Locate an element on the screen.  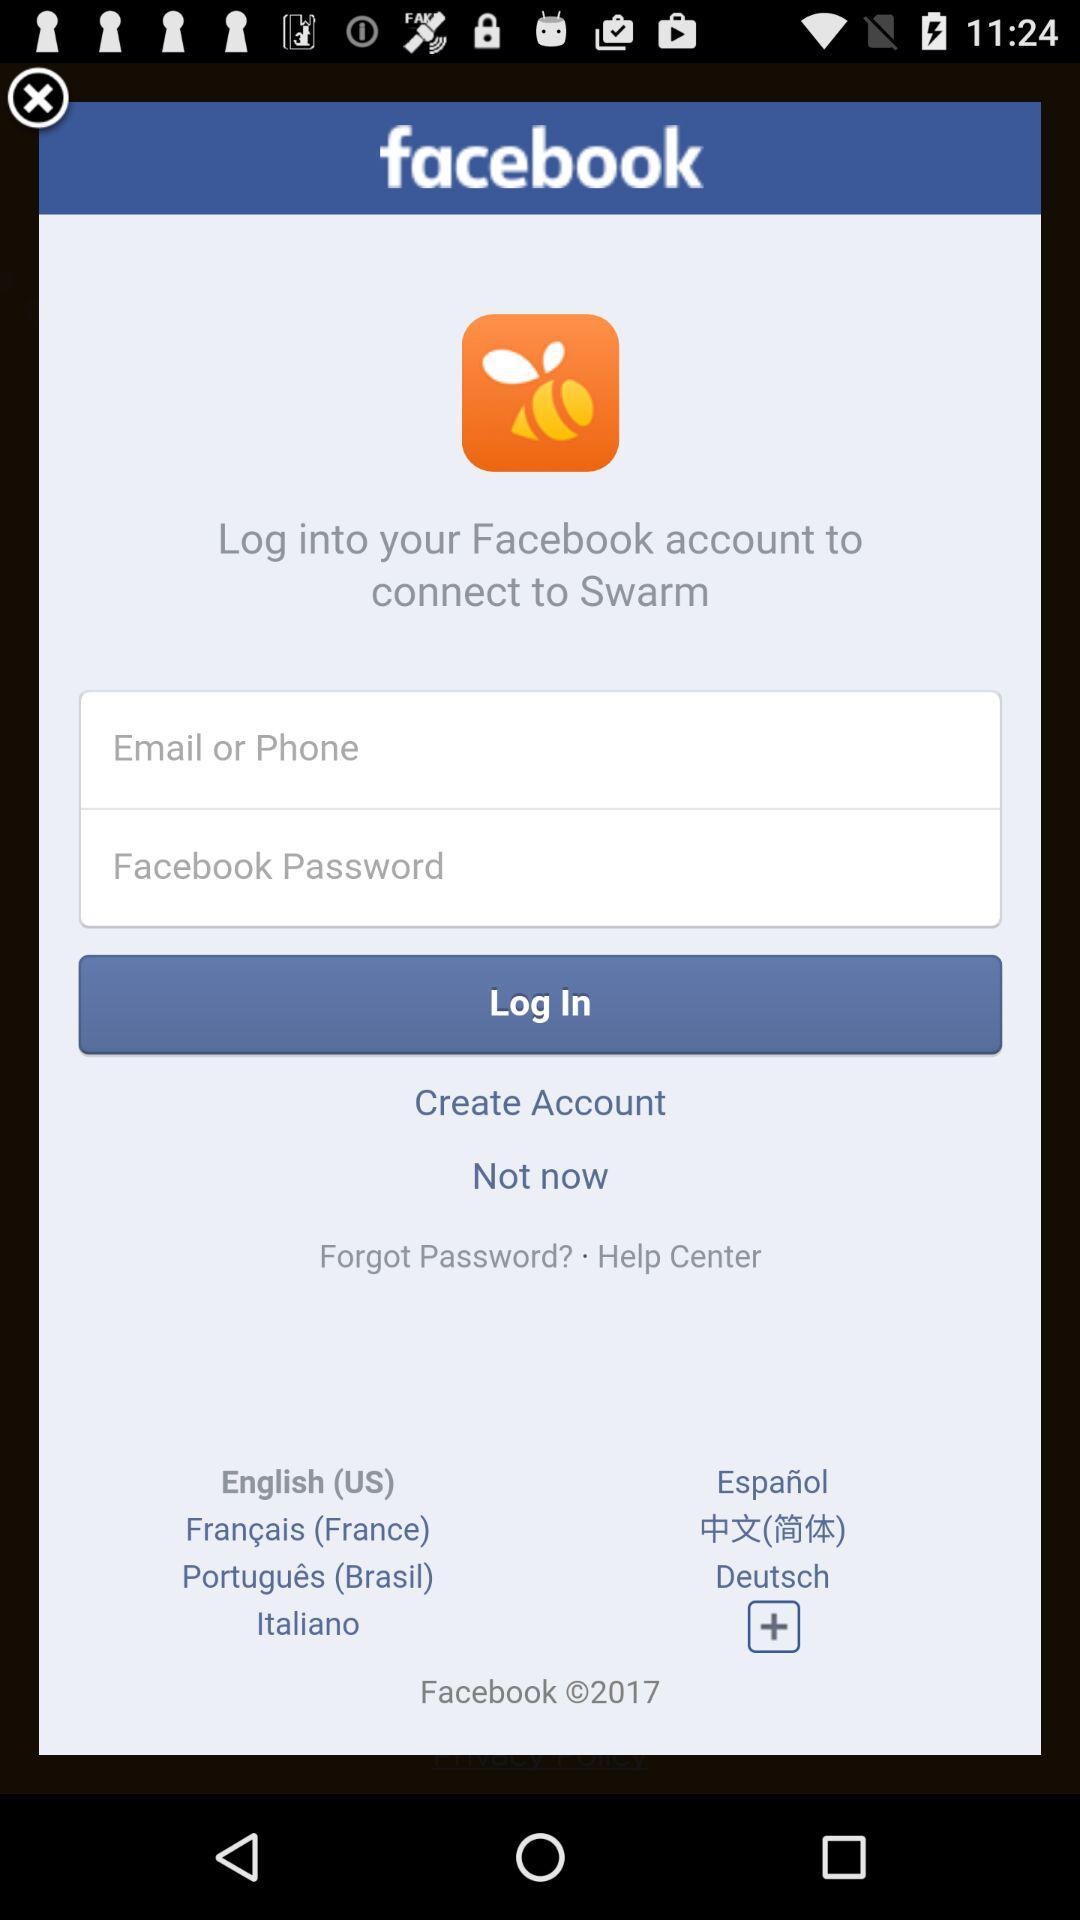
the close icon is located at coordinates (38, 107).